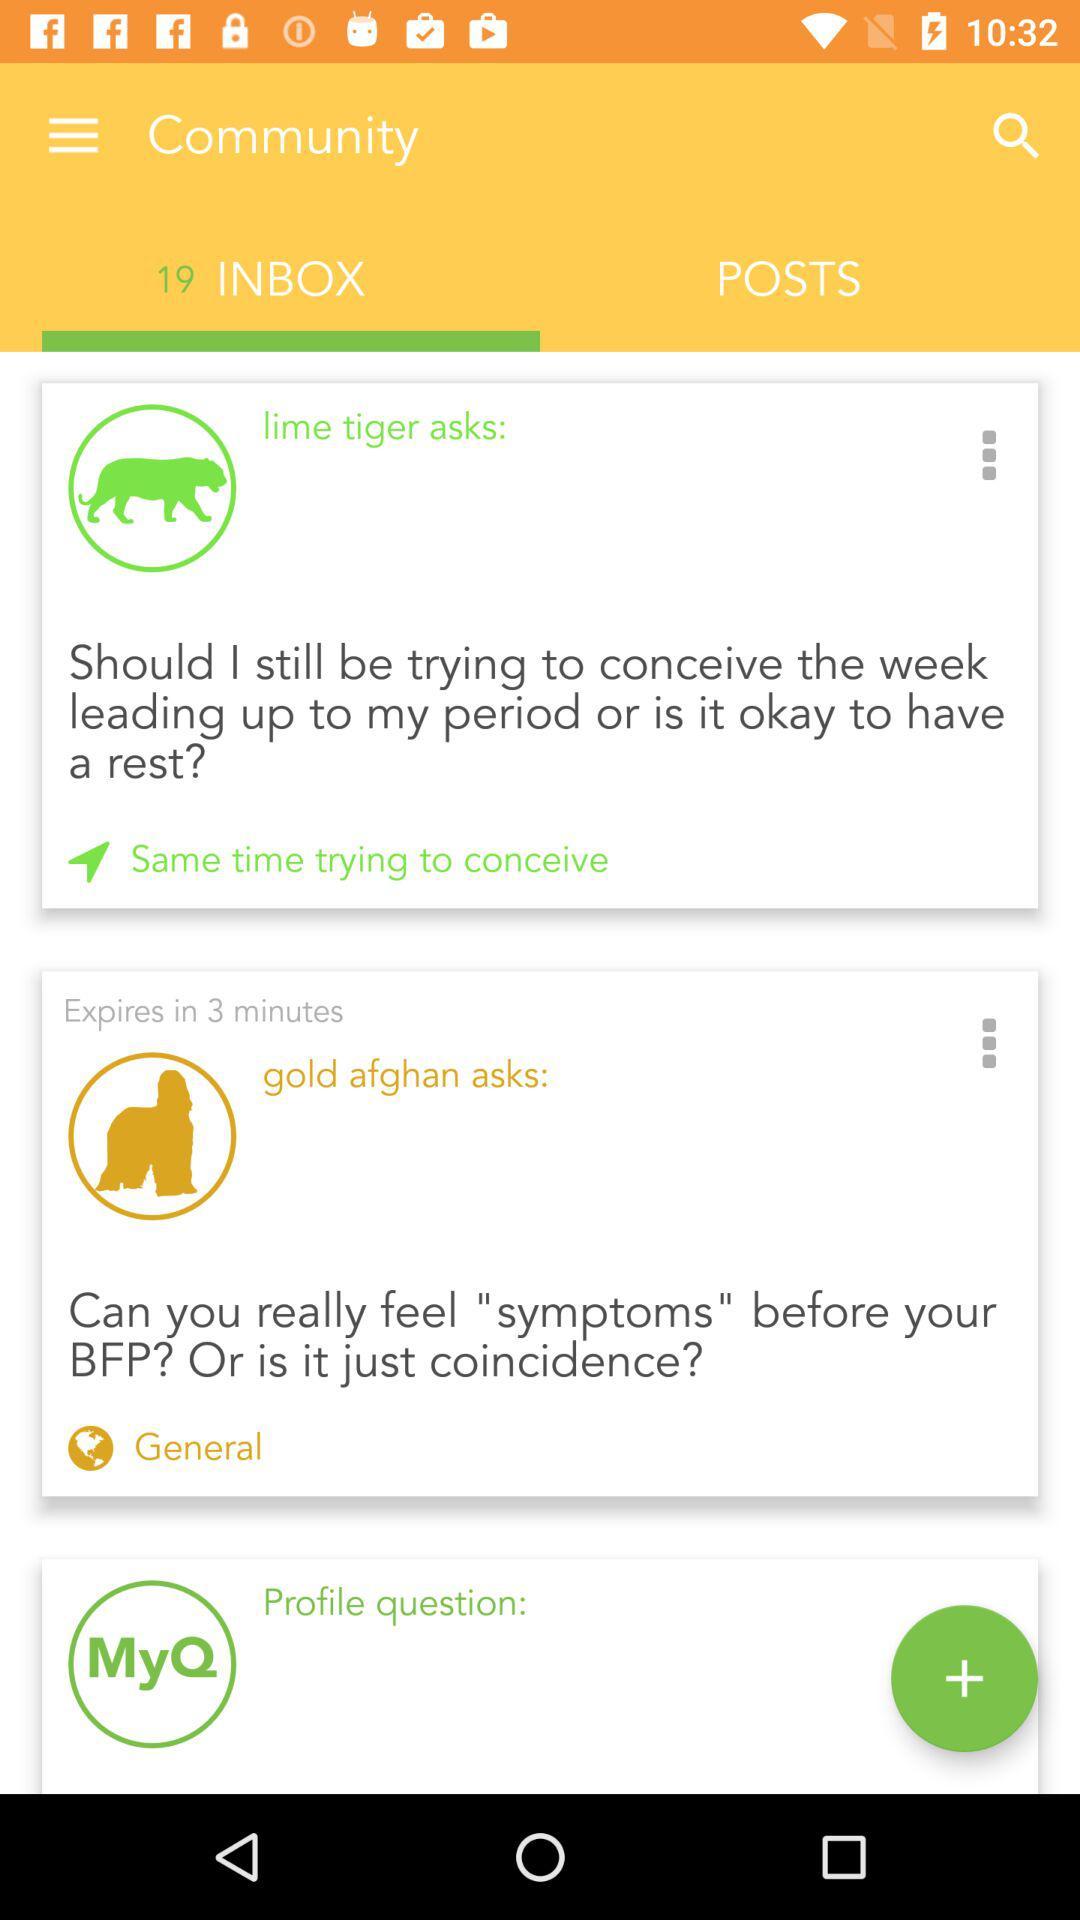  What do you see at coordinates (963, 1678) in the screenshot?
I see `question` at bounding box center [963, 1678].